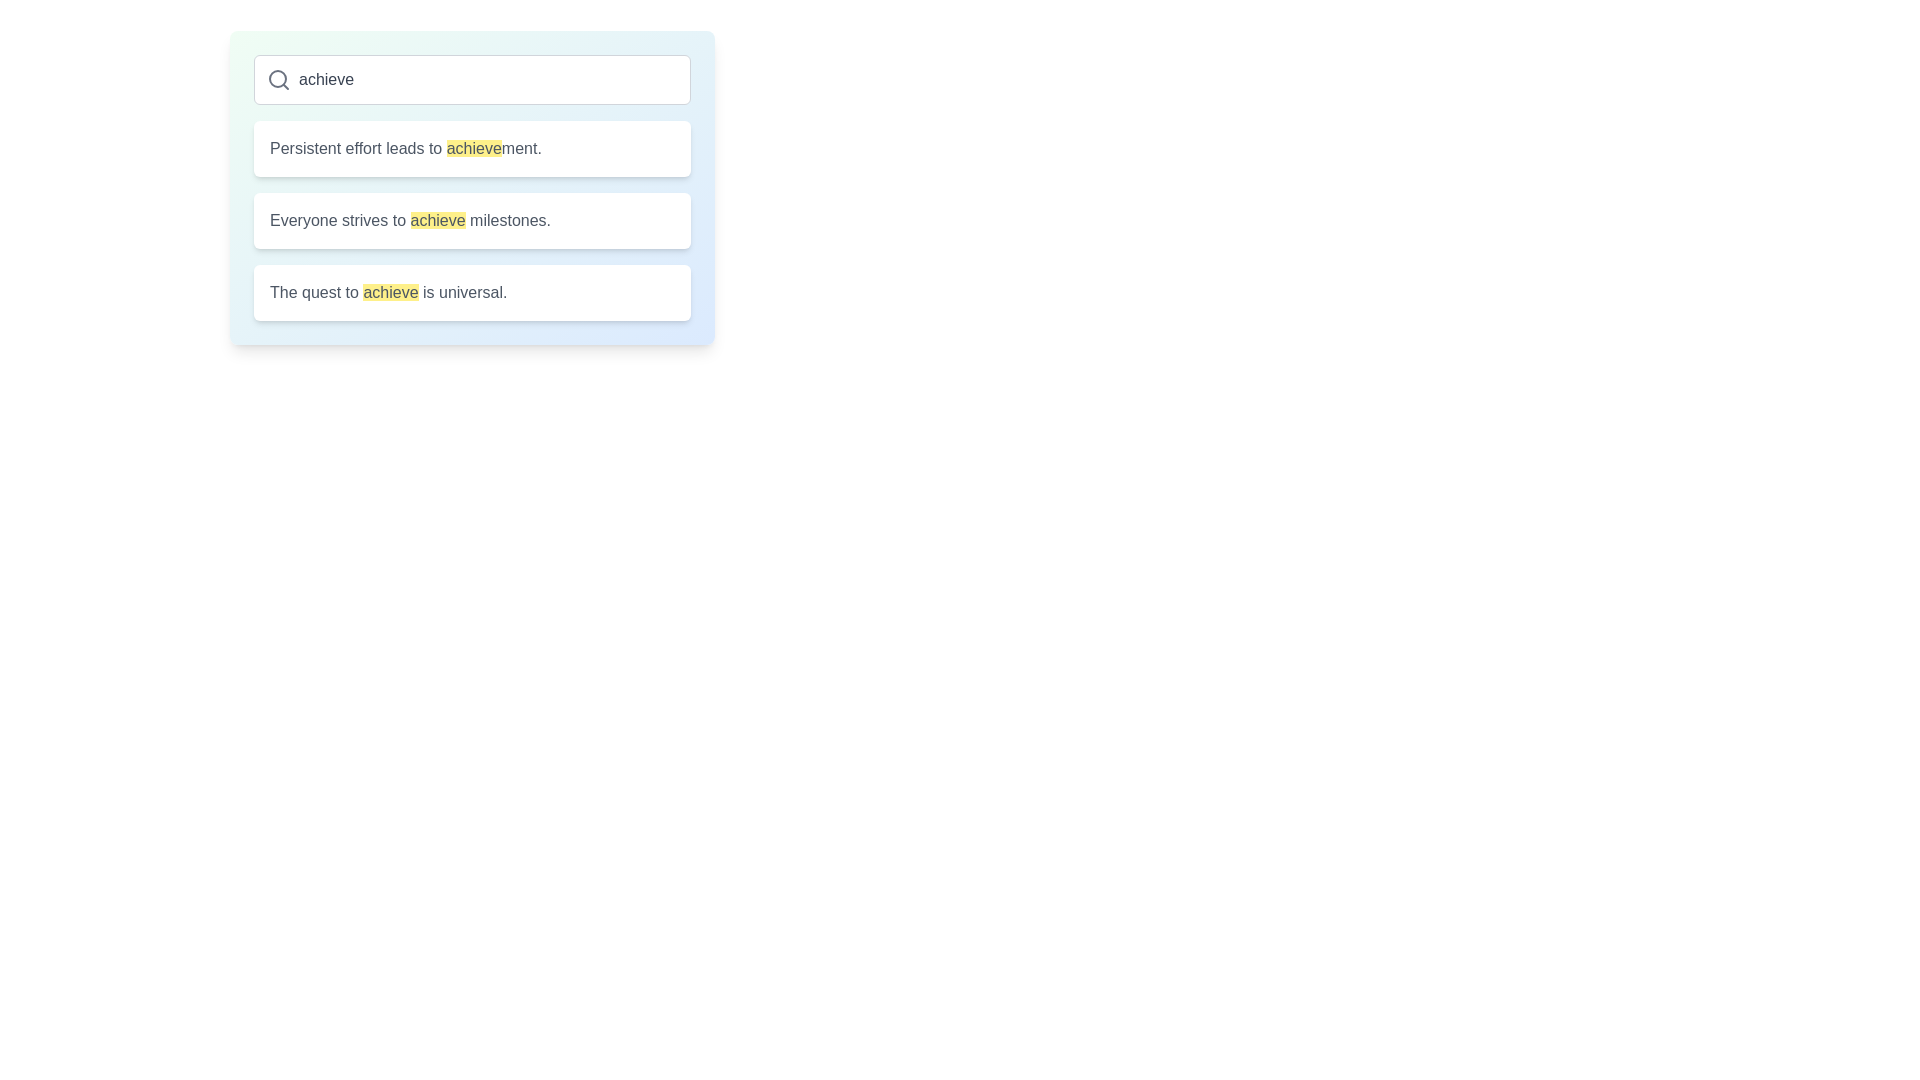  Describe the element at coordinates (340, 220) in the screenshot. I see `the text element that presents the phrase 'Everyone strives to', located on the left side of the sentence 'Everyone strives to achieve milestones.'` at that location.